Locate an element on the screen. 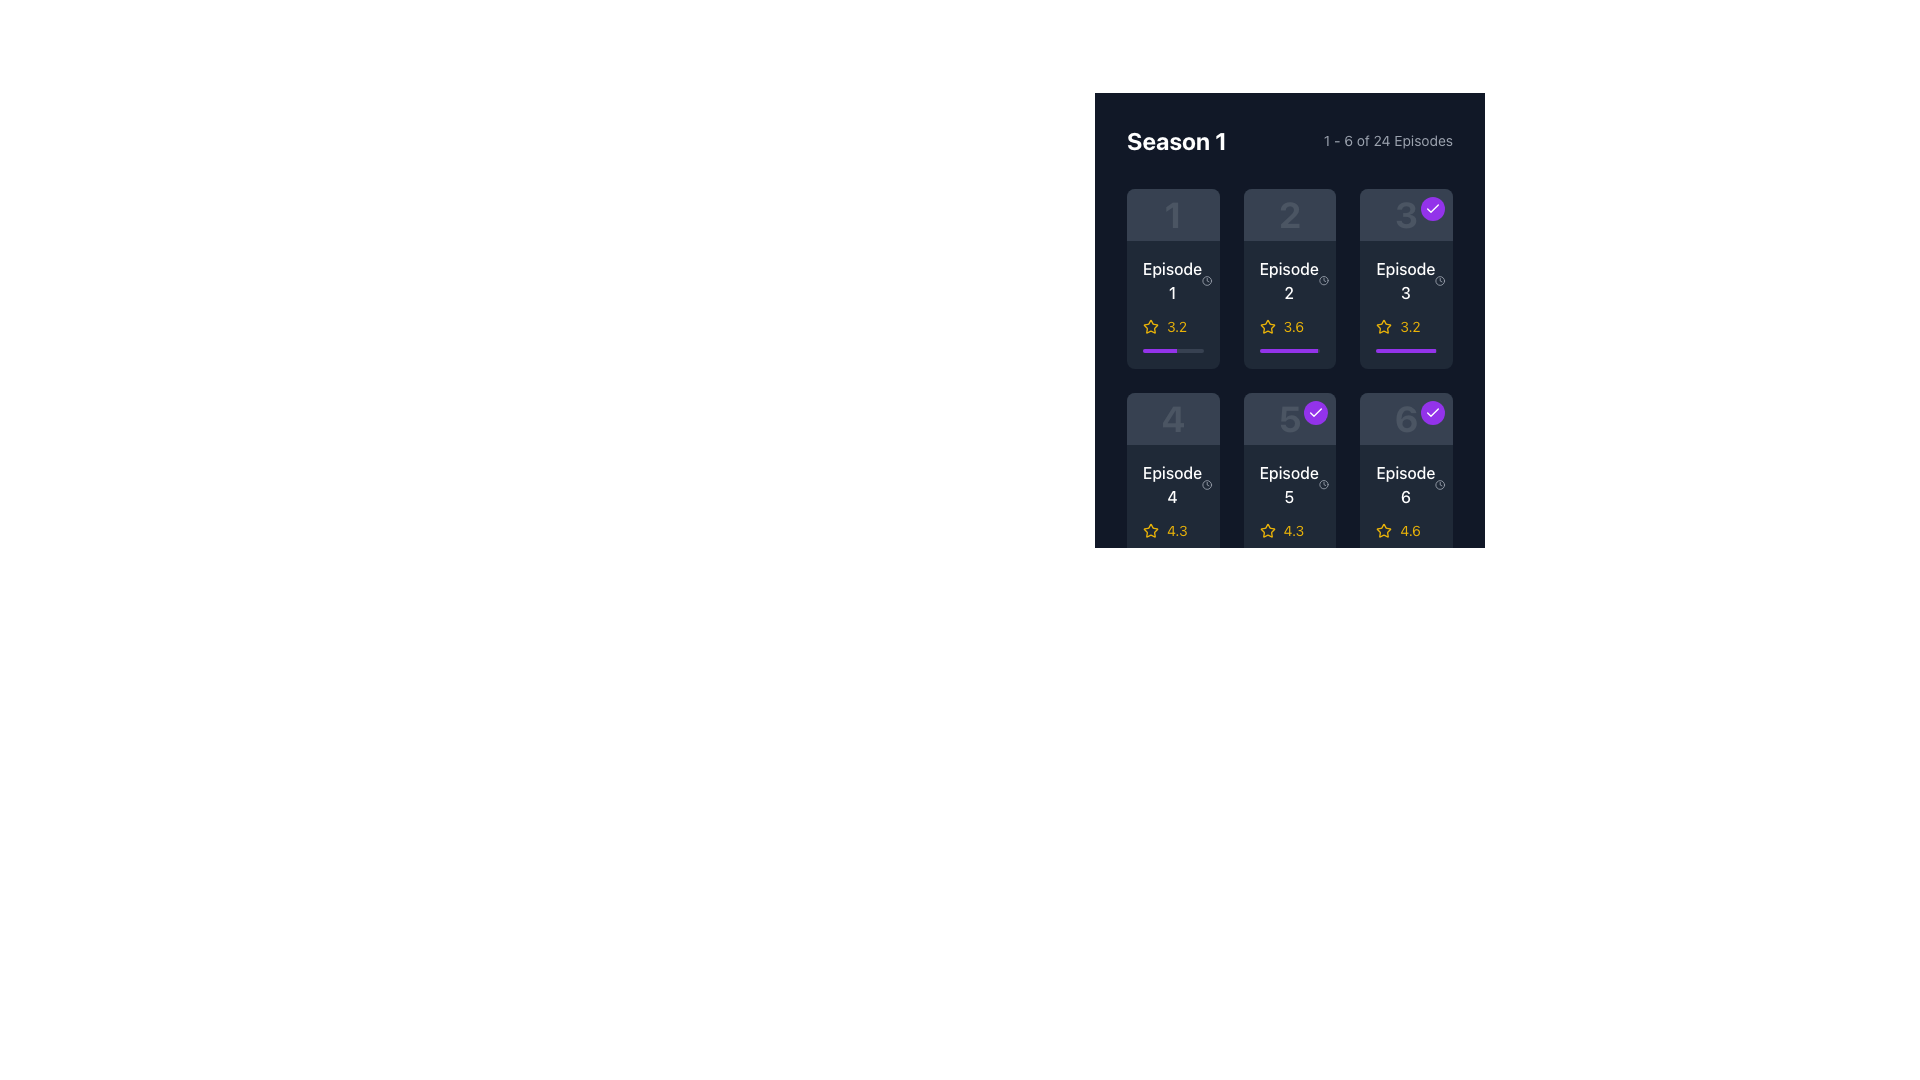 The width and height of the screenshot is (1920, 1080). the small clock icon located to the left of the text '42 min' in the footer section of the card for Episode 1 in the first row and first column of the grid layout is located at coordinates (1206, 281).